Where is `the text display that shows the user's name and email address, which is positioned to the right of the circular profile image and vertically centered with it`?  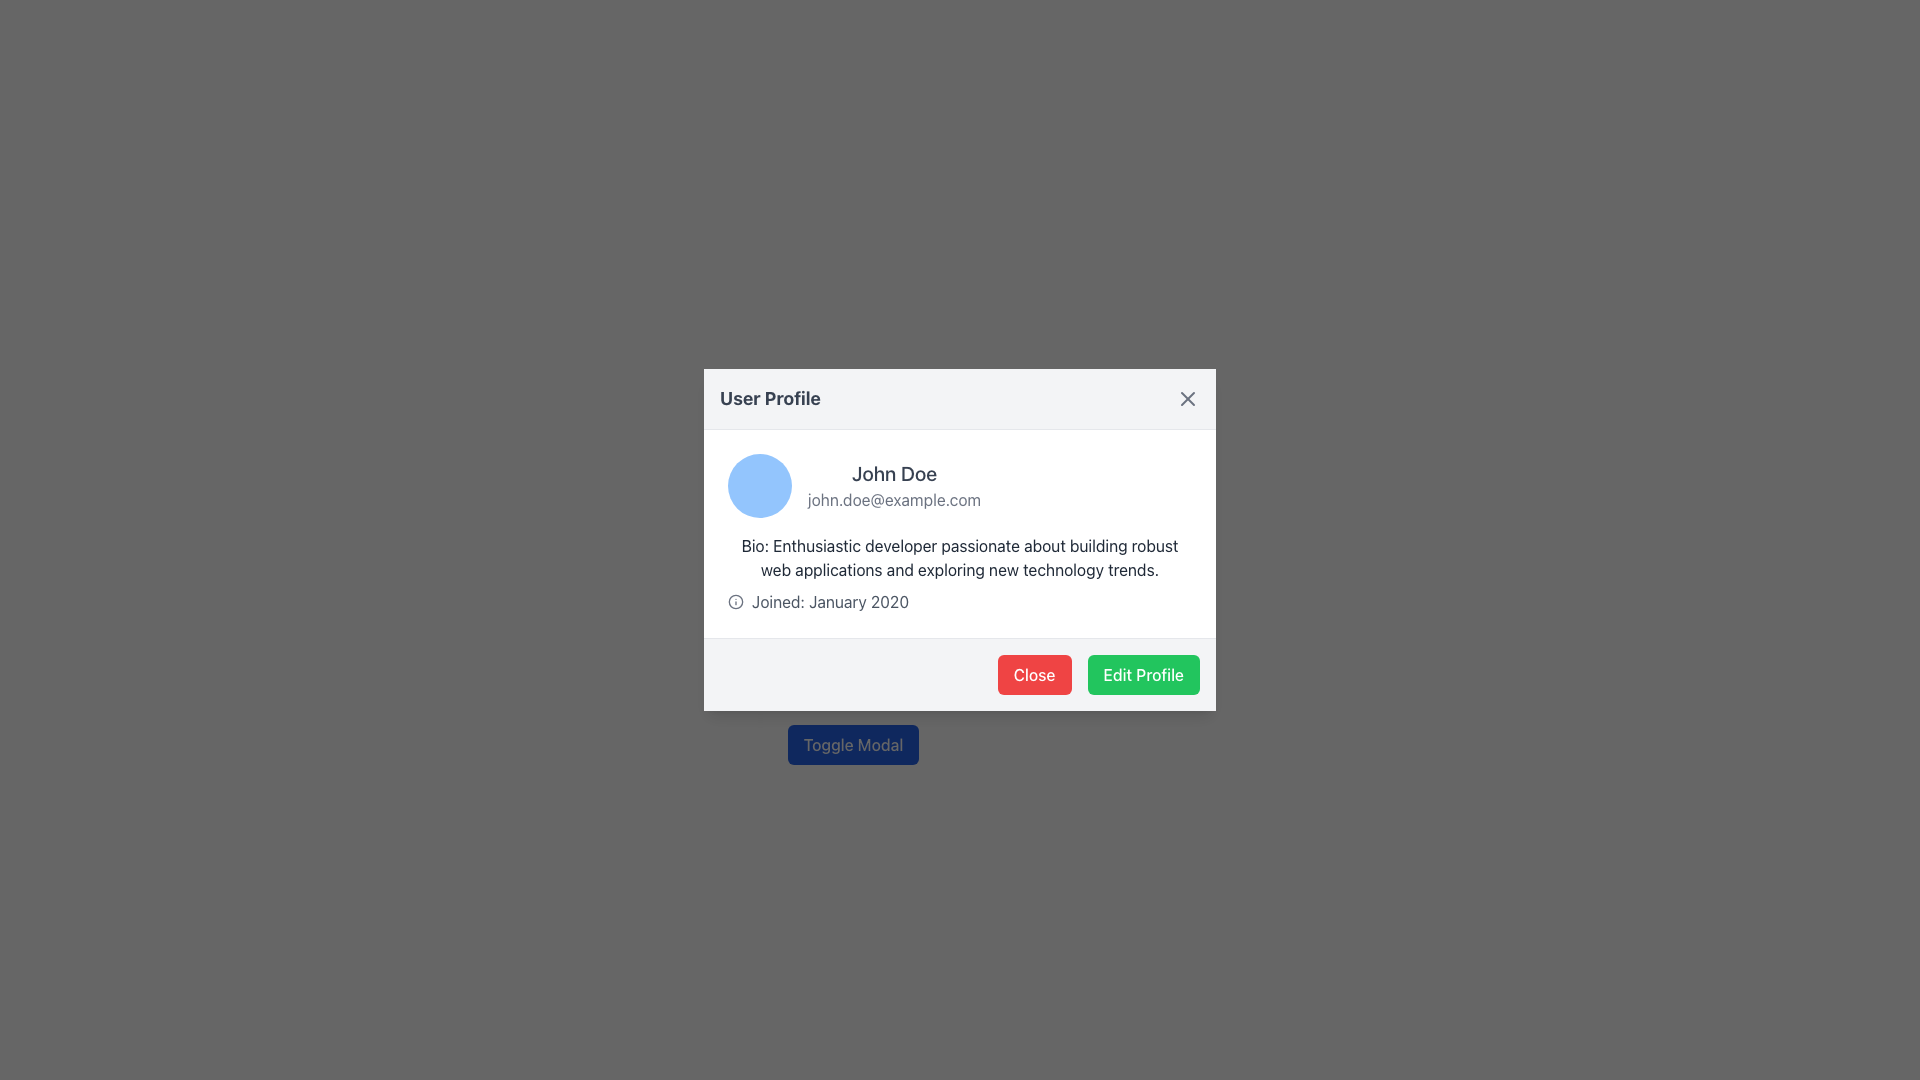
the text display that shows the user's name and email address, which is positioned to the right of the circular profile image and vertically centered with it is located at coordinates (893, 486).